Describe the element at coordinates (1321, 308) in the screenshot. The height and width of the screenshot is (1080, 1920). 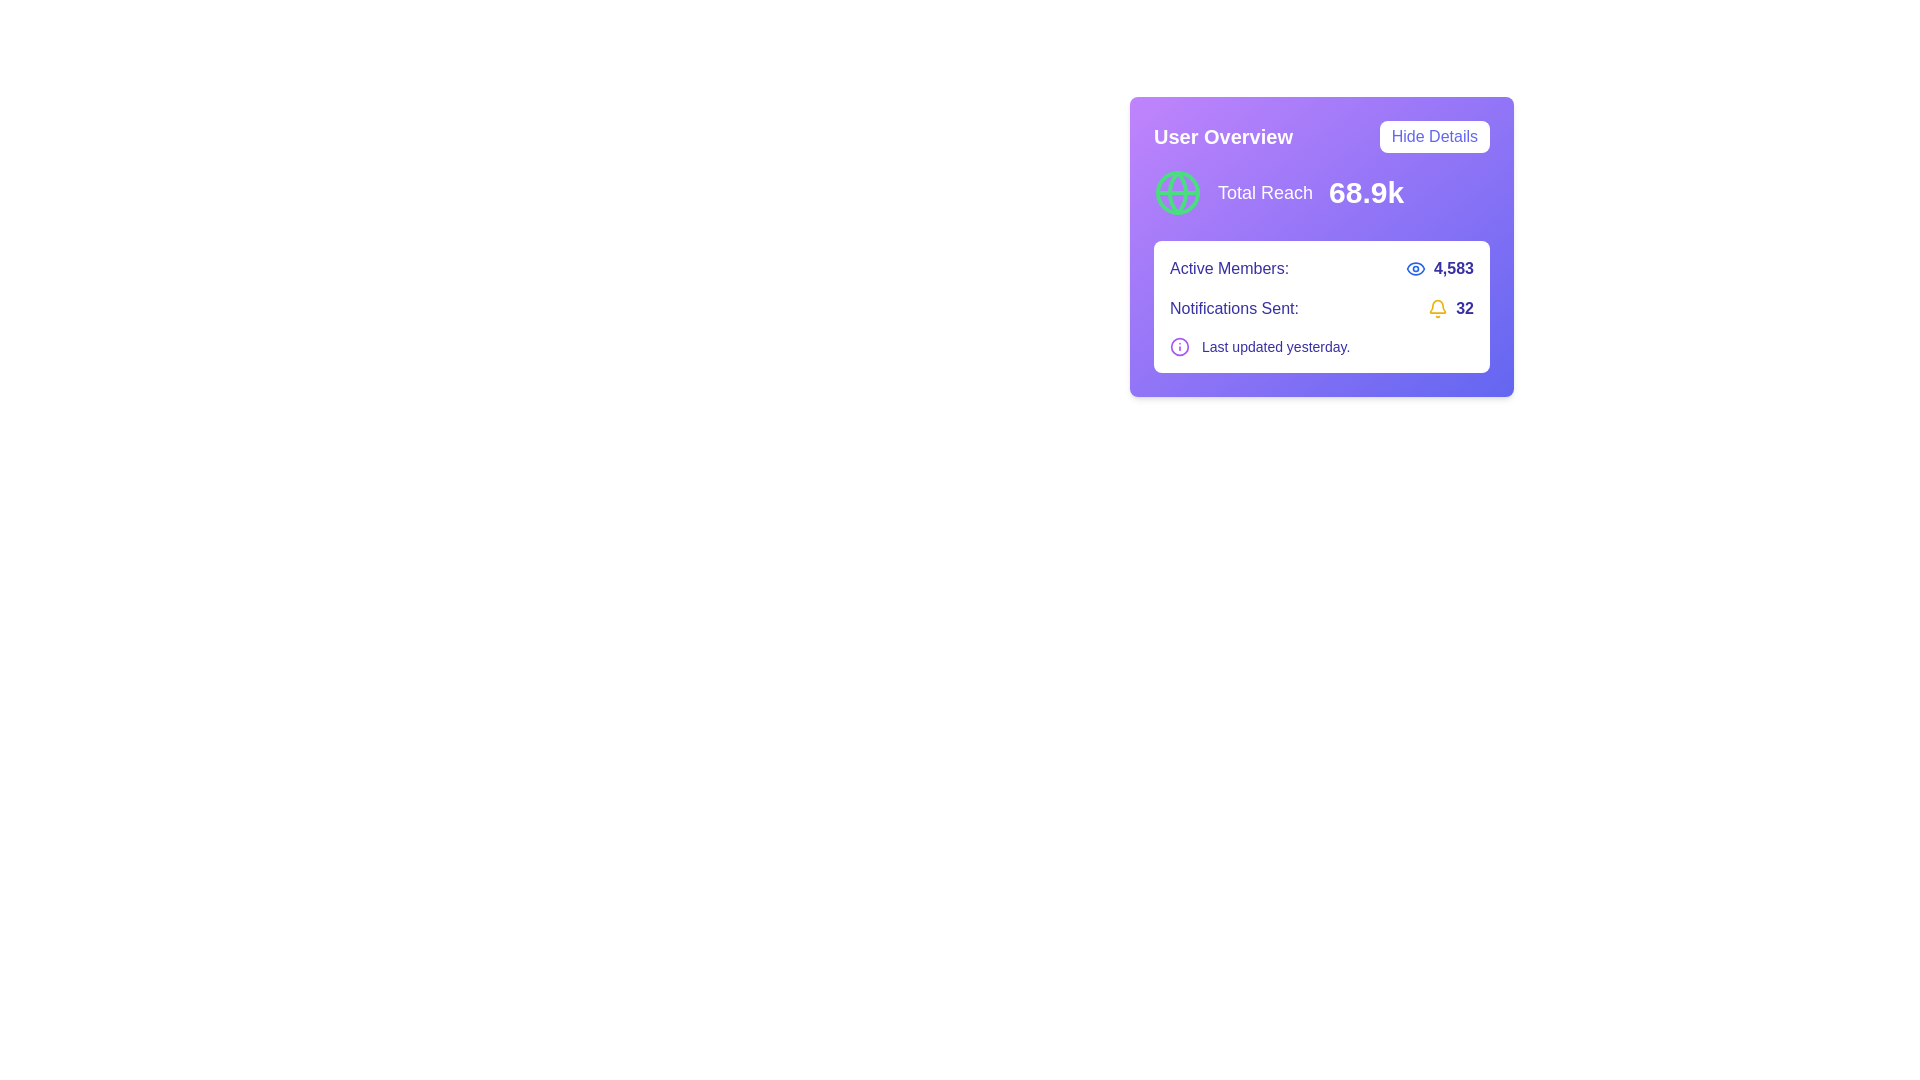
I see `the notification statistics displayed in the second row of the 'User Overview' card, which shows the number of notifications sent` at that location.